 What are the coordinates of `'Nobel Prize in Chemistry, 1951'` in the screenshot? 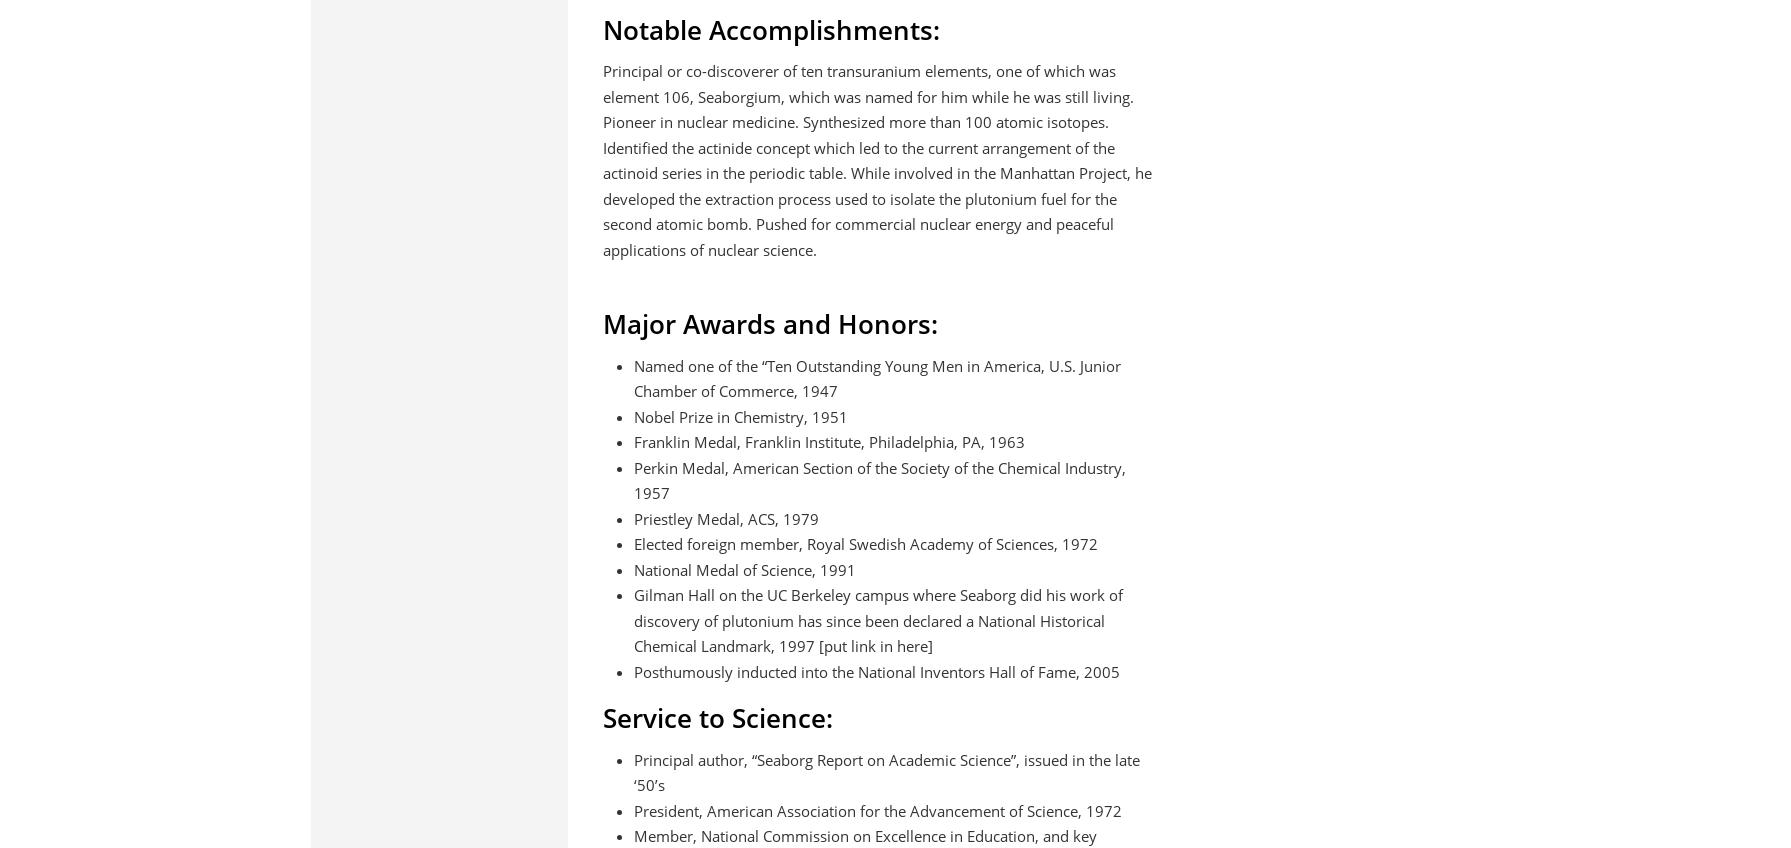 It's located at (632, 416).